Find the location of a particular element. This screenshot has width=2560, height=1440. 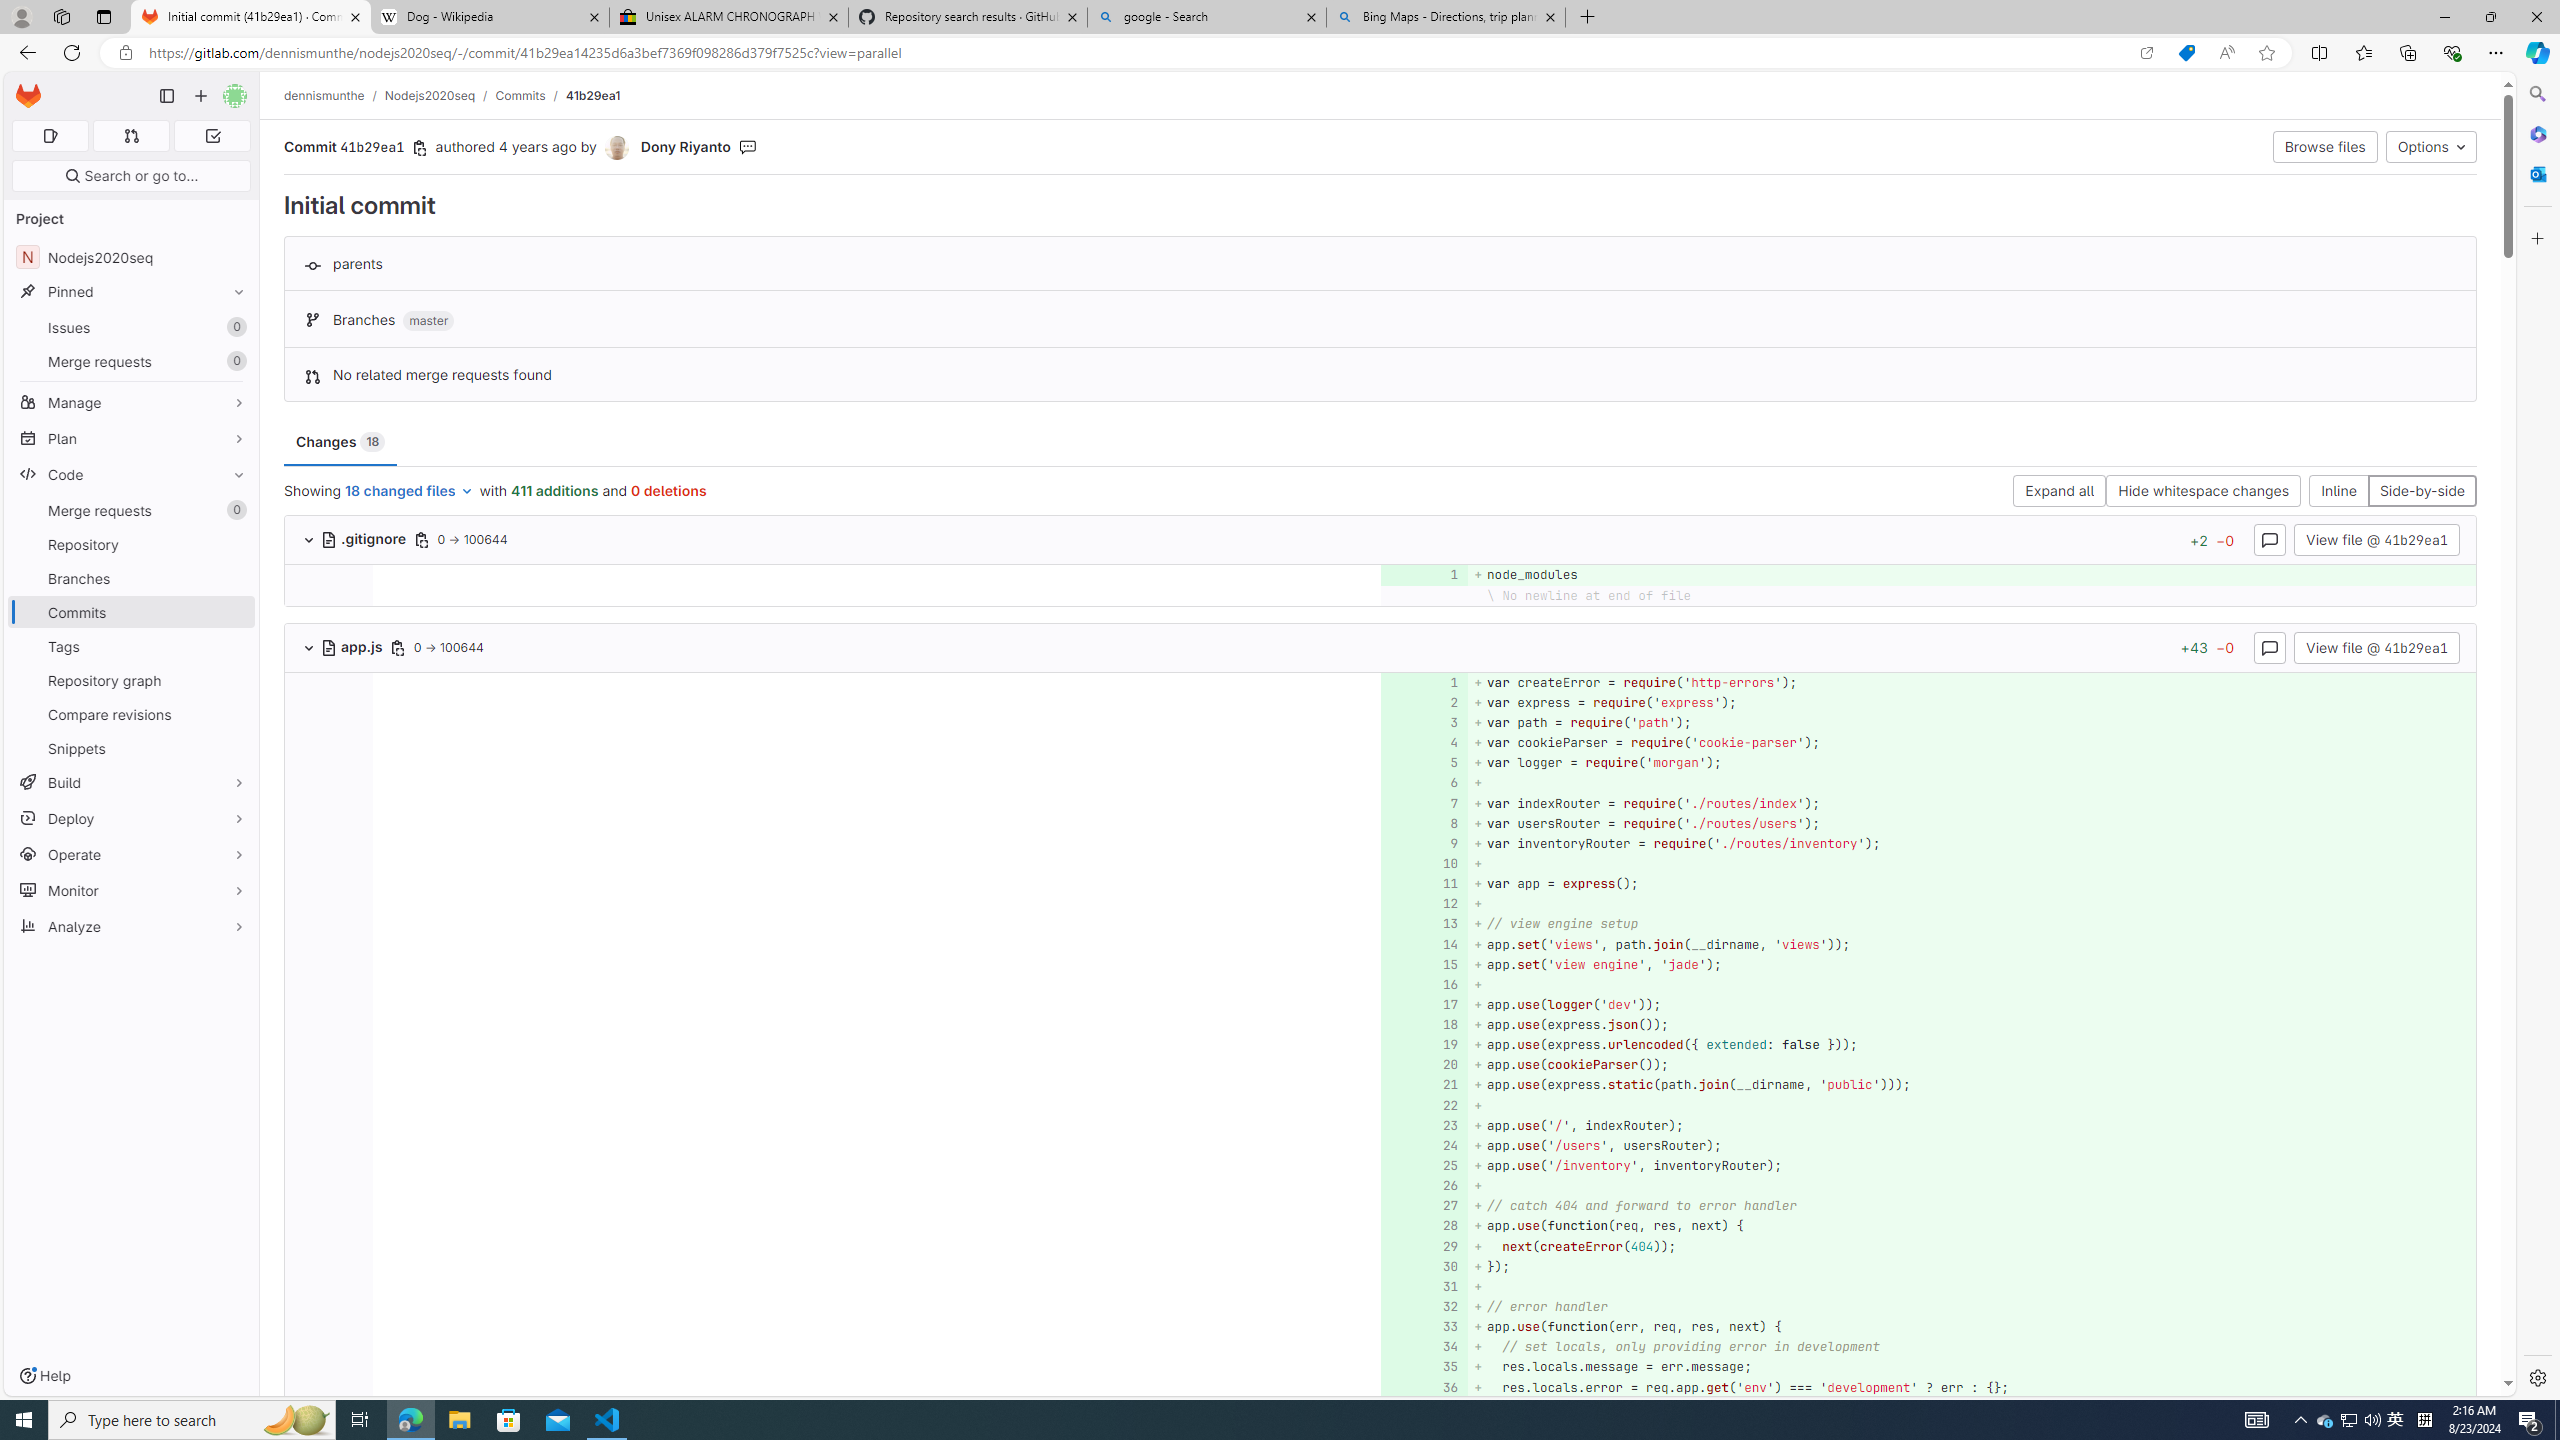

'Side bar' is located at coordinates (2537, 735).